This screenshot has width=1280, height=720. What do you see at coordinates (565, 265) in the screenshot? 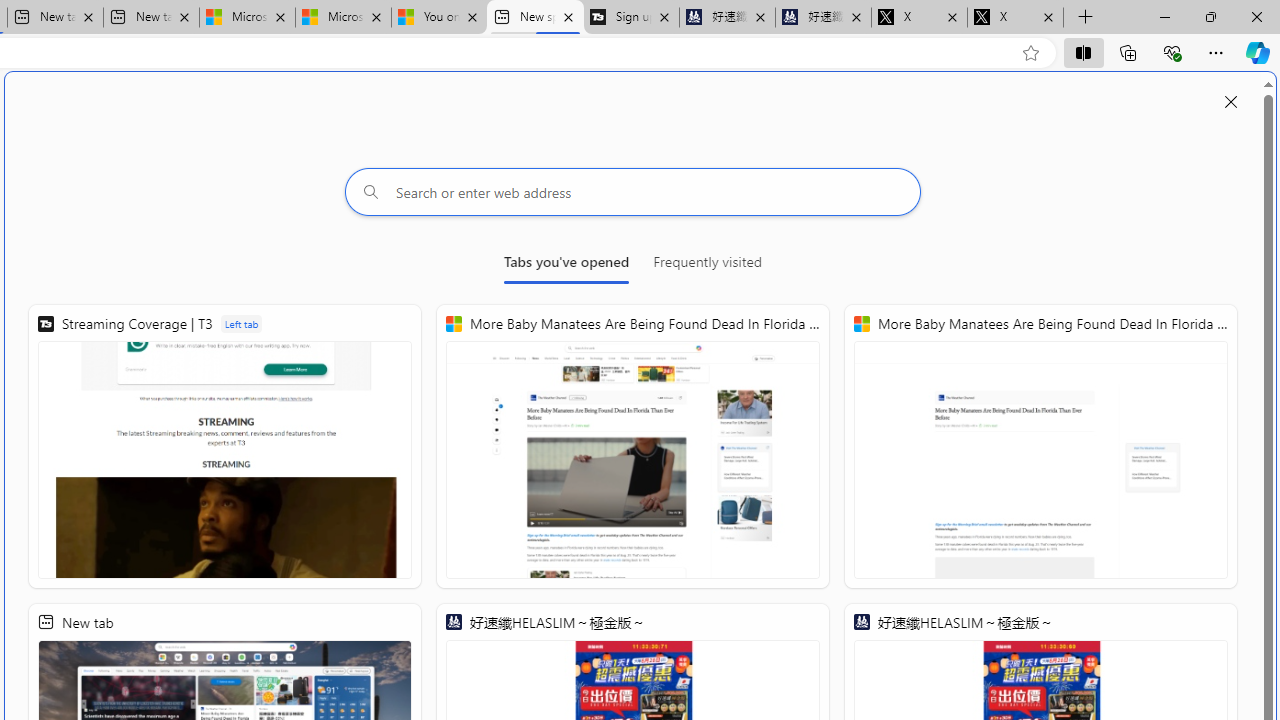
I see `'Tabs you'` at bounding box center [565, 265].